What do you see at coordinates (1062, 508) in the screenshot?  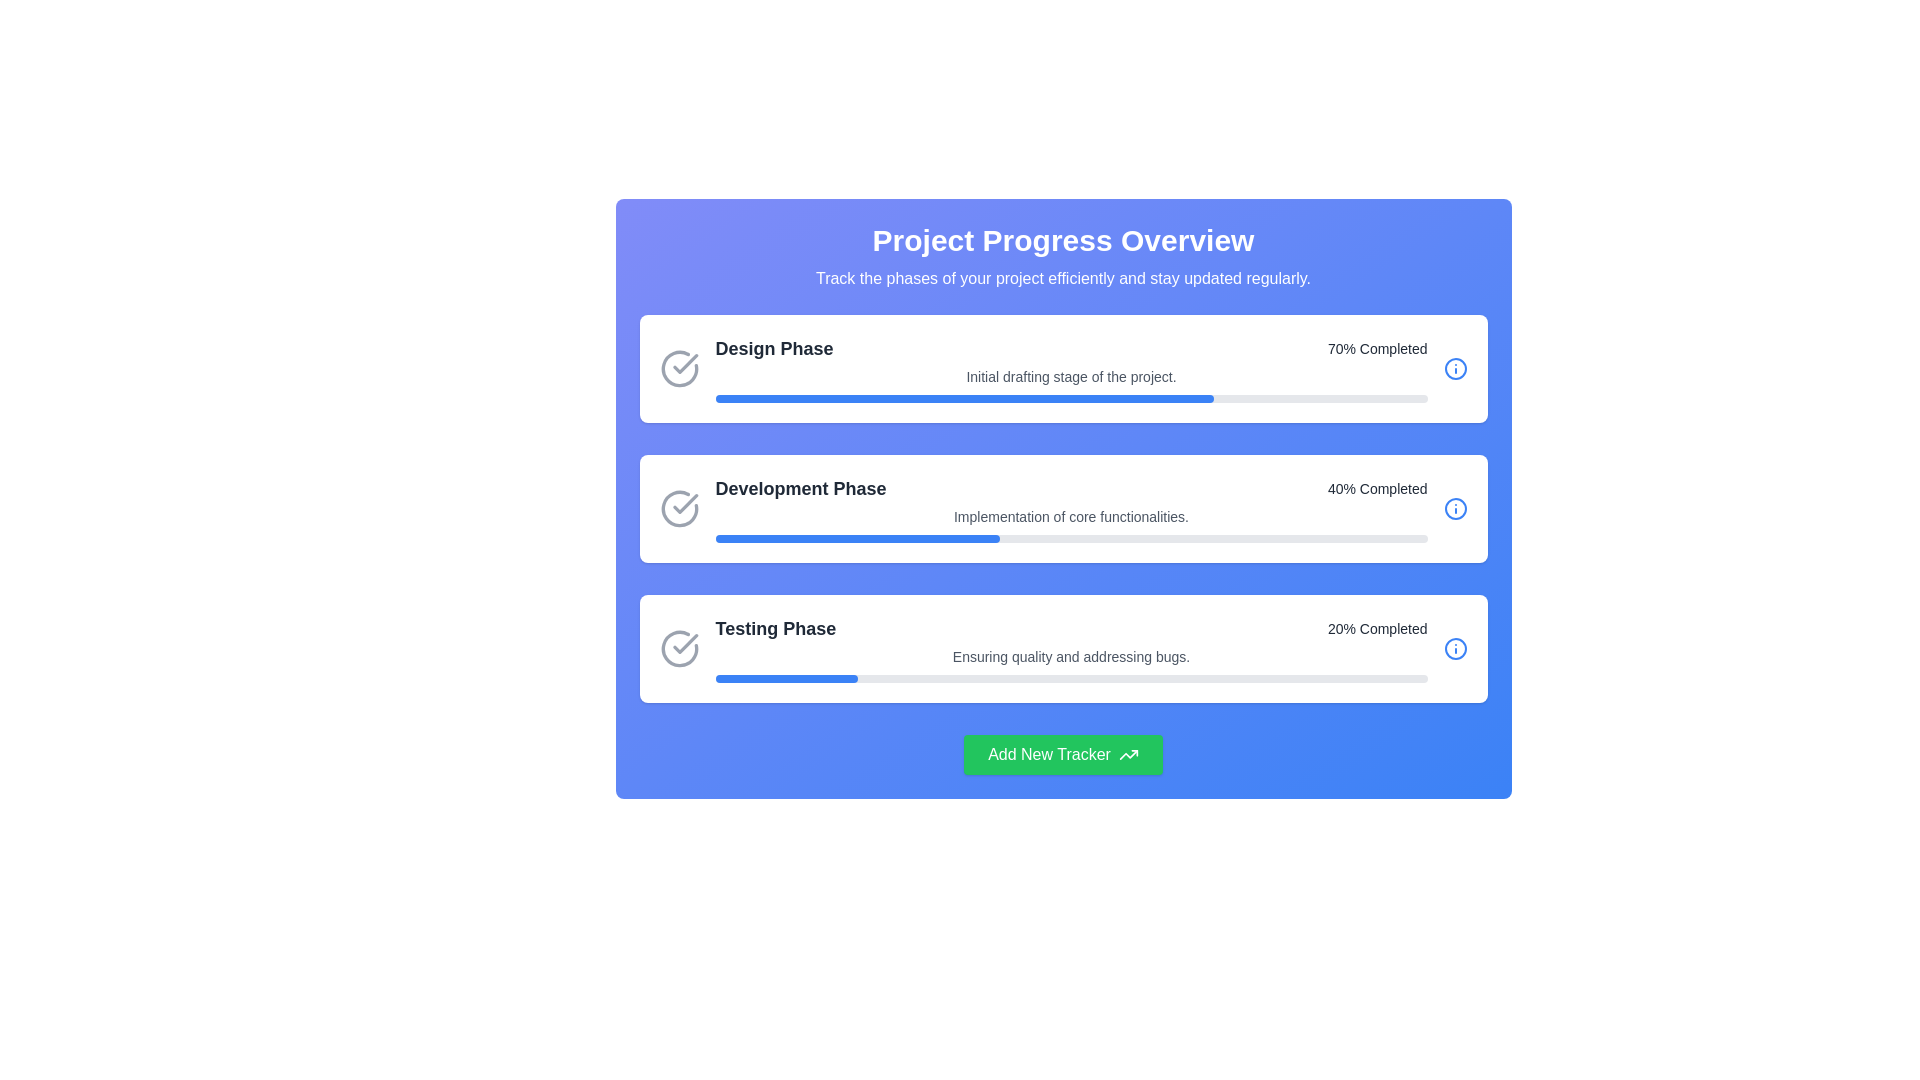 I see `the middle progress section labeled 'Development Phase' in the project overview interface` at bounding box center [1062, 508].